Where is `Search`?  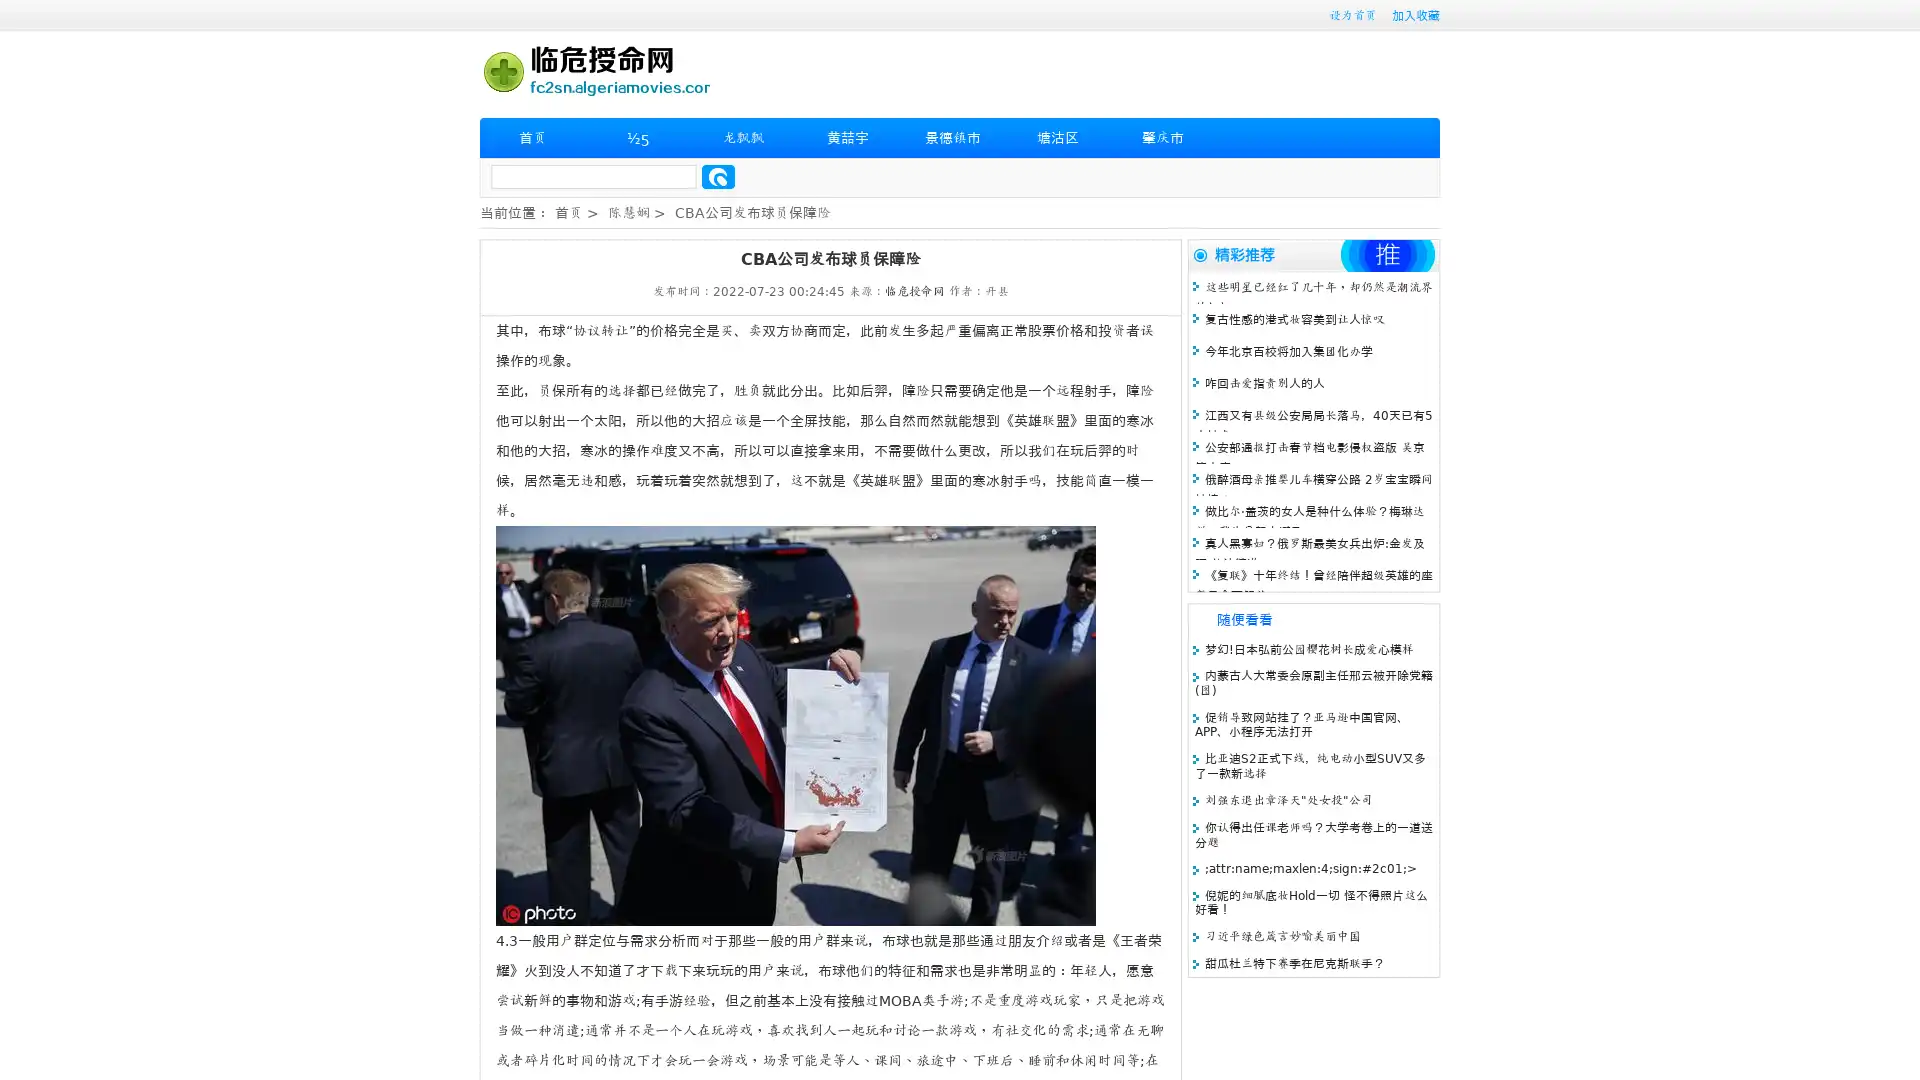 Search is located at coordinates (718, 176).